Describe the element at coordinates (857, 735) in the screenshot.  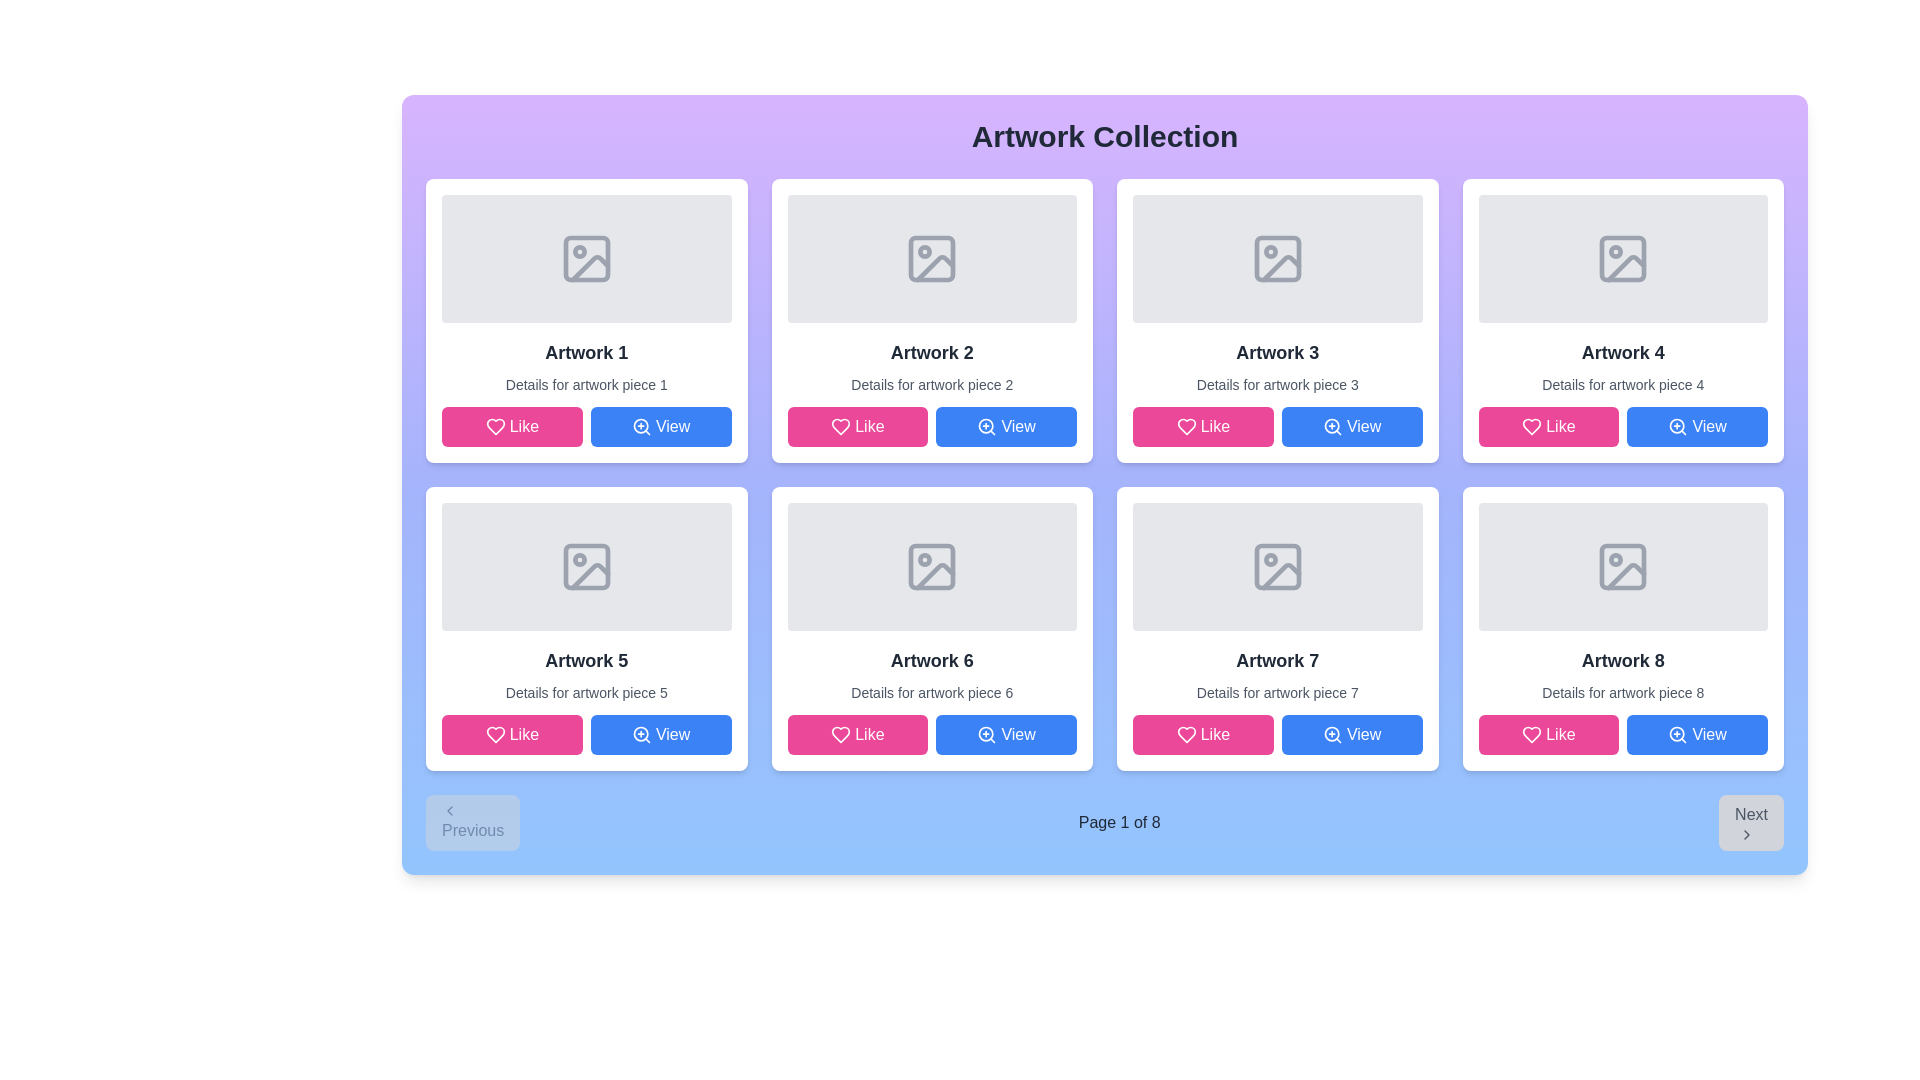
I see `the 'Like' button with a pink background and heart-shaped icon located below the image and title for 'Artwork 6'` at that location.